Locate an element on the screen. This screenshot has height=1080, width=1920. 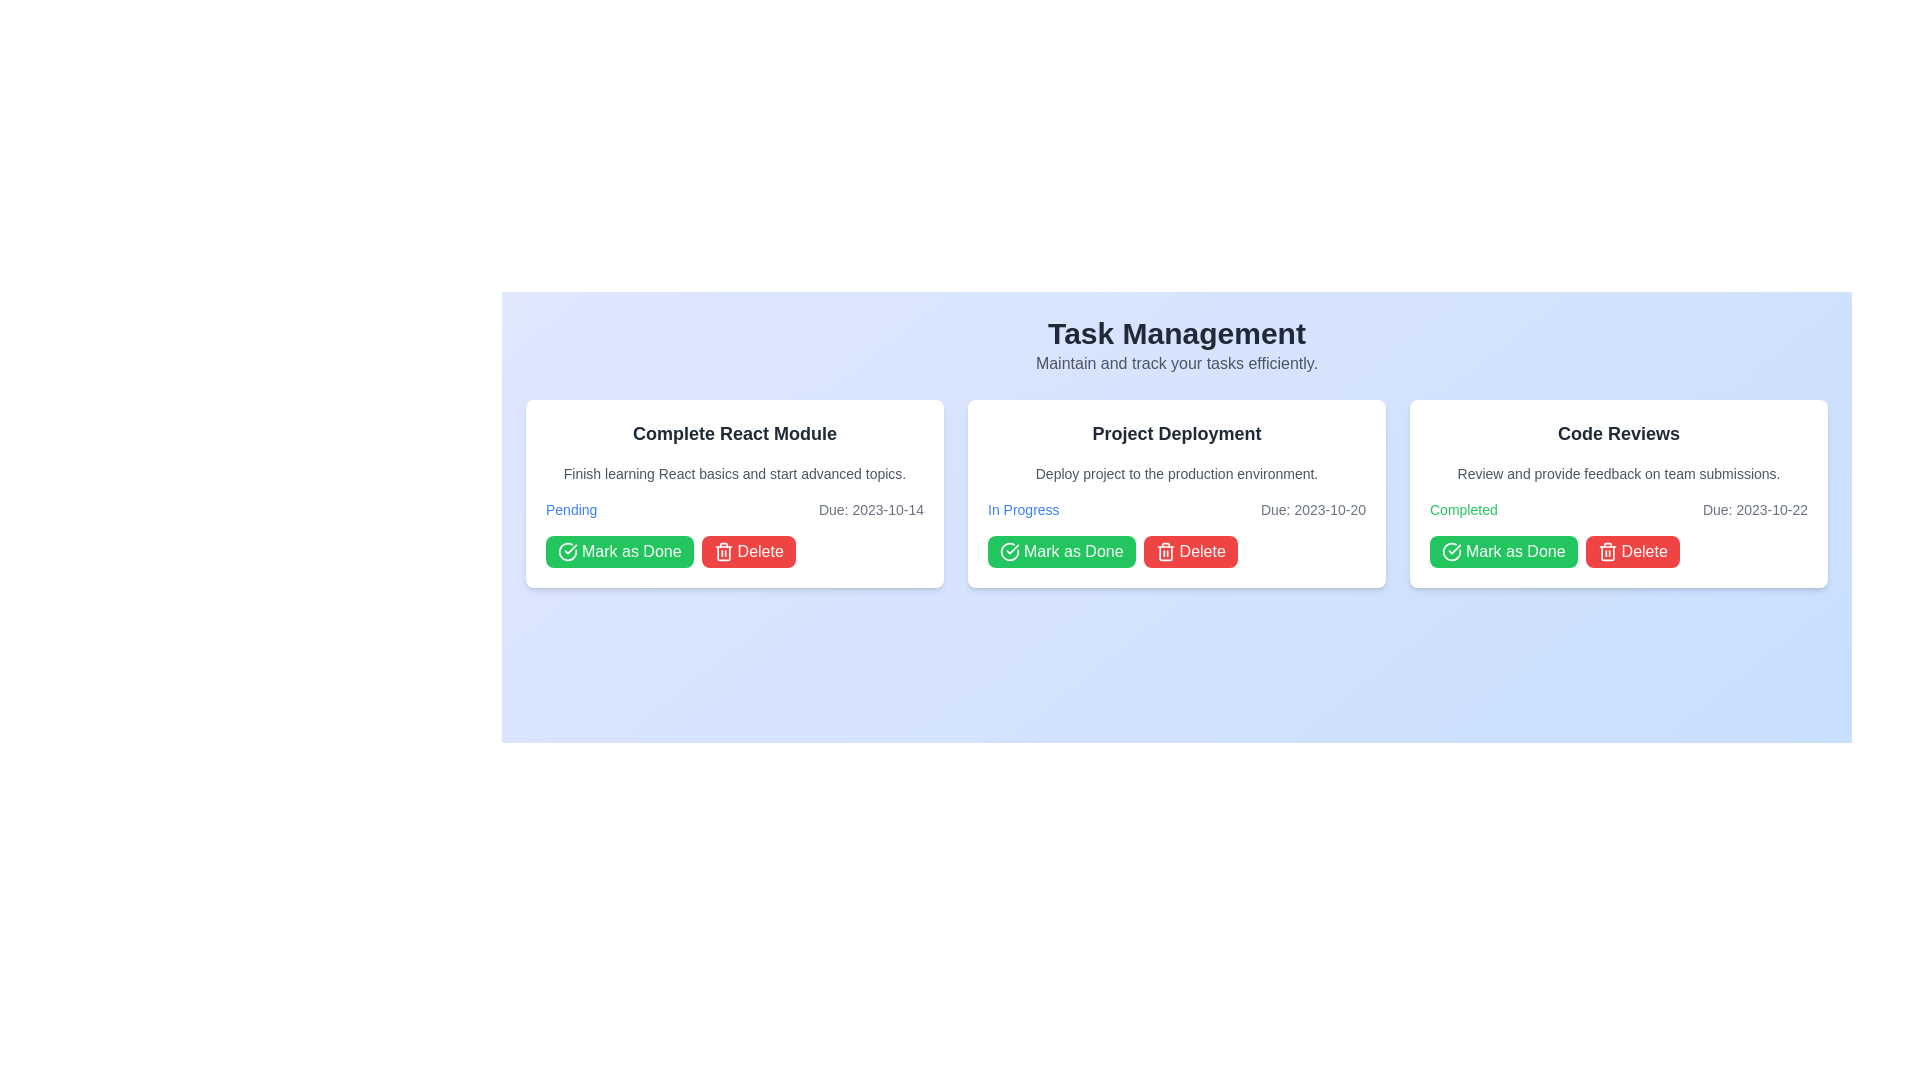
the red trash bin icon within the 'Delete' button of the 'Complete React Module' task card is located at coordinates (722, 551).